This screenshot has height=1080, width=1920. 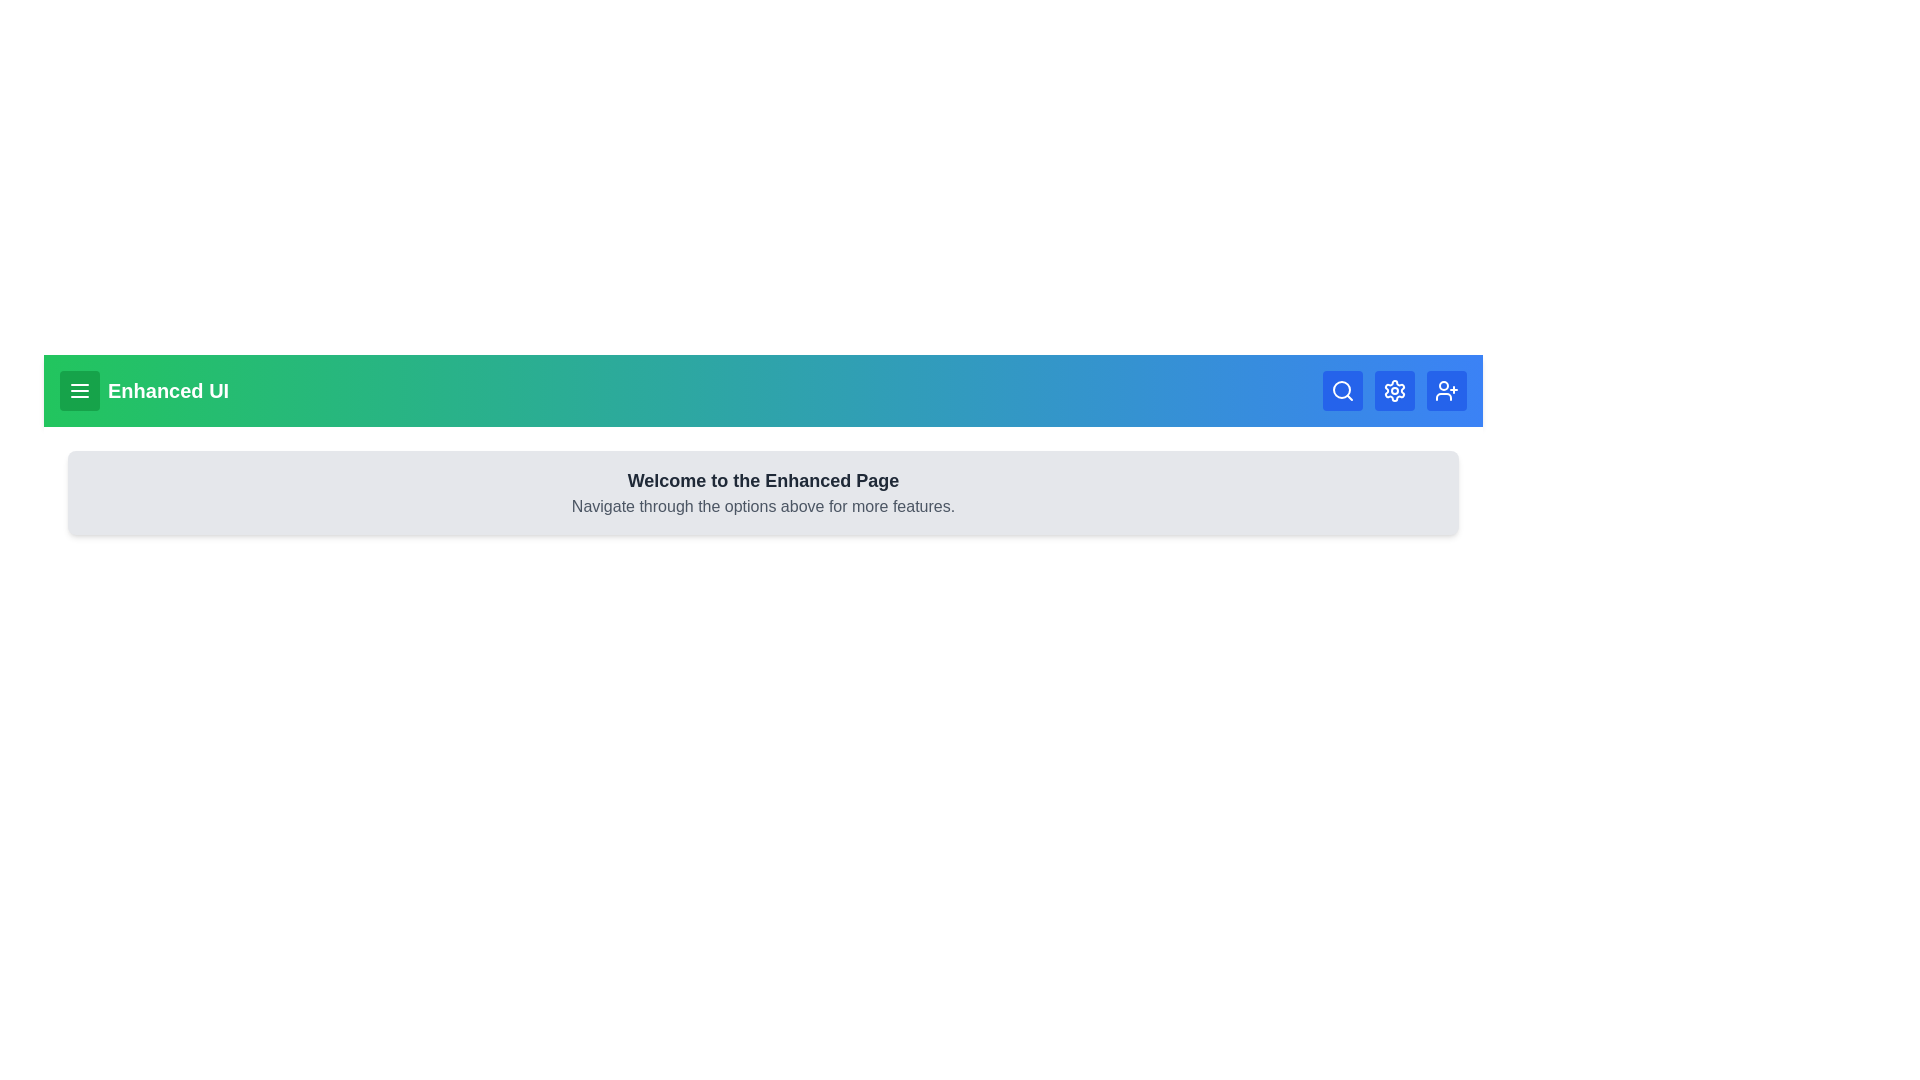 I want to click on the user add button, so click(x=1446, y=390).